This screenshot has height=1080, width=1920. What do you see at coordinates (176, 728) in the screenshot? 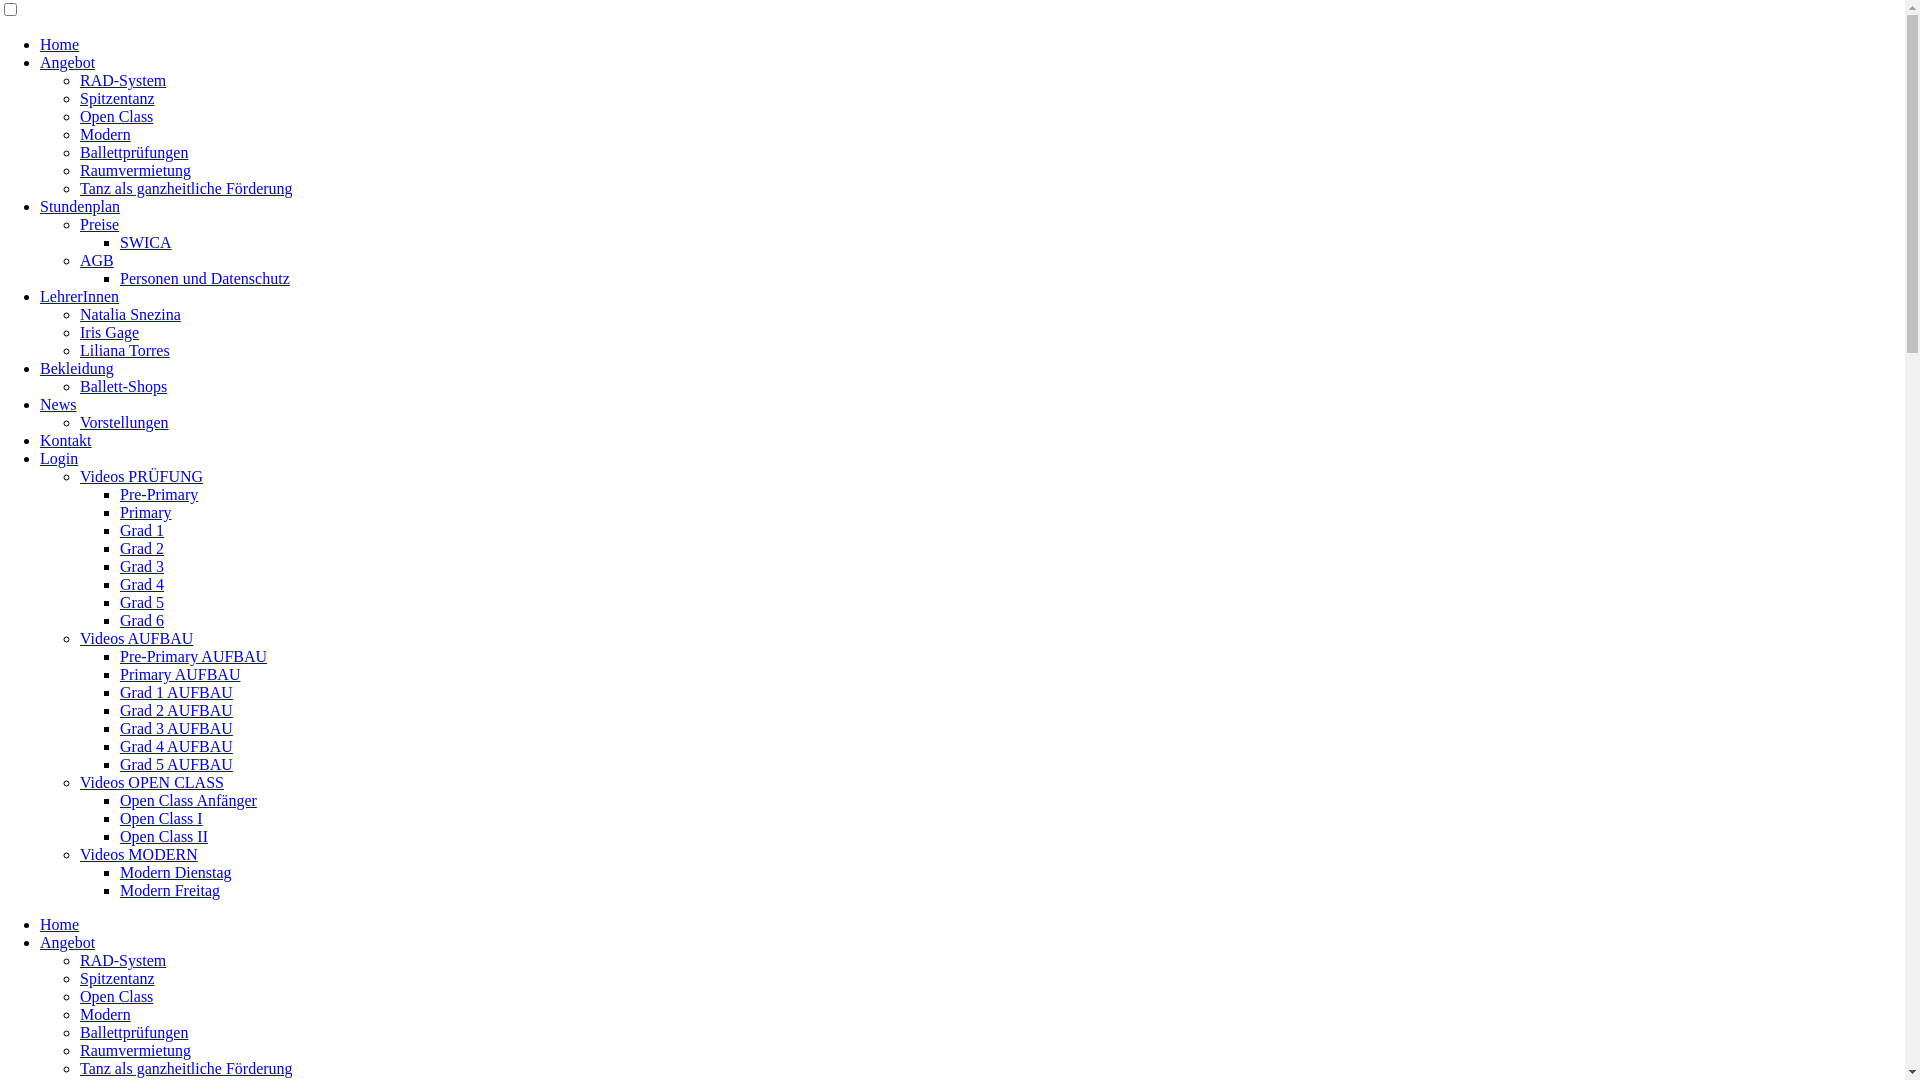
I see `'Grad 3 AUFBAU'` at bounding box center [176, 728].